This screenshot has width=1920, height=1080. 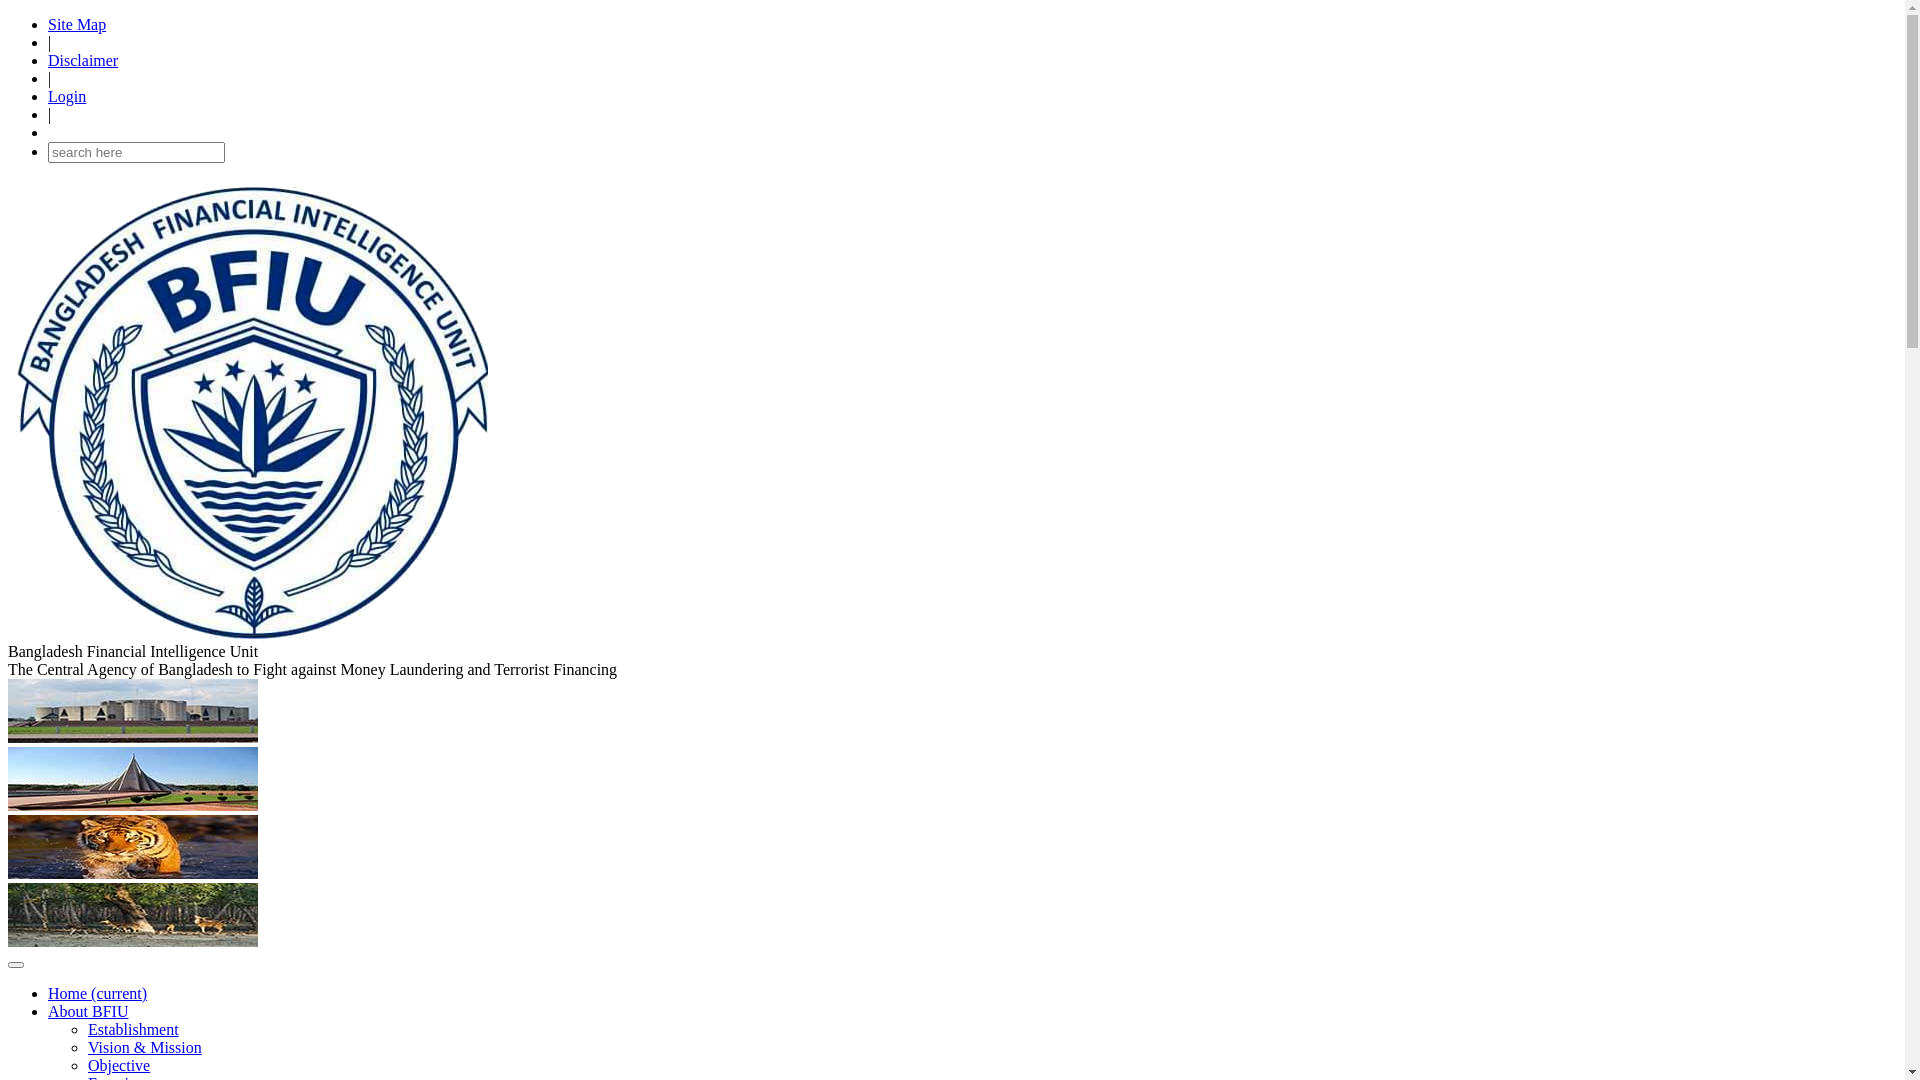 What do you see at coordinates (96, 993) in the screenshot?
I see `'Home (current)'` at bounding box center [96, 993].